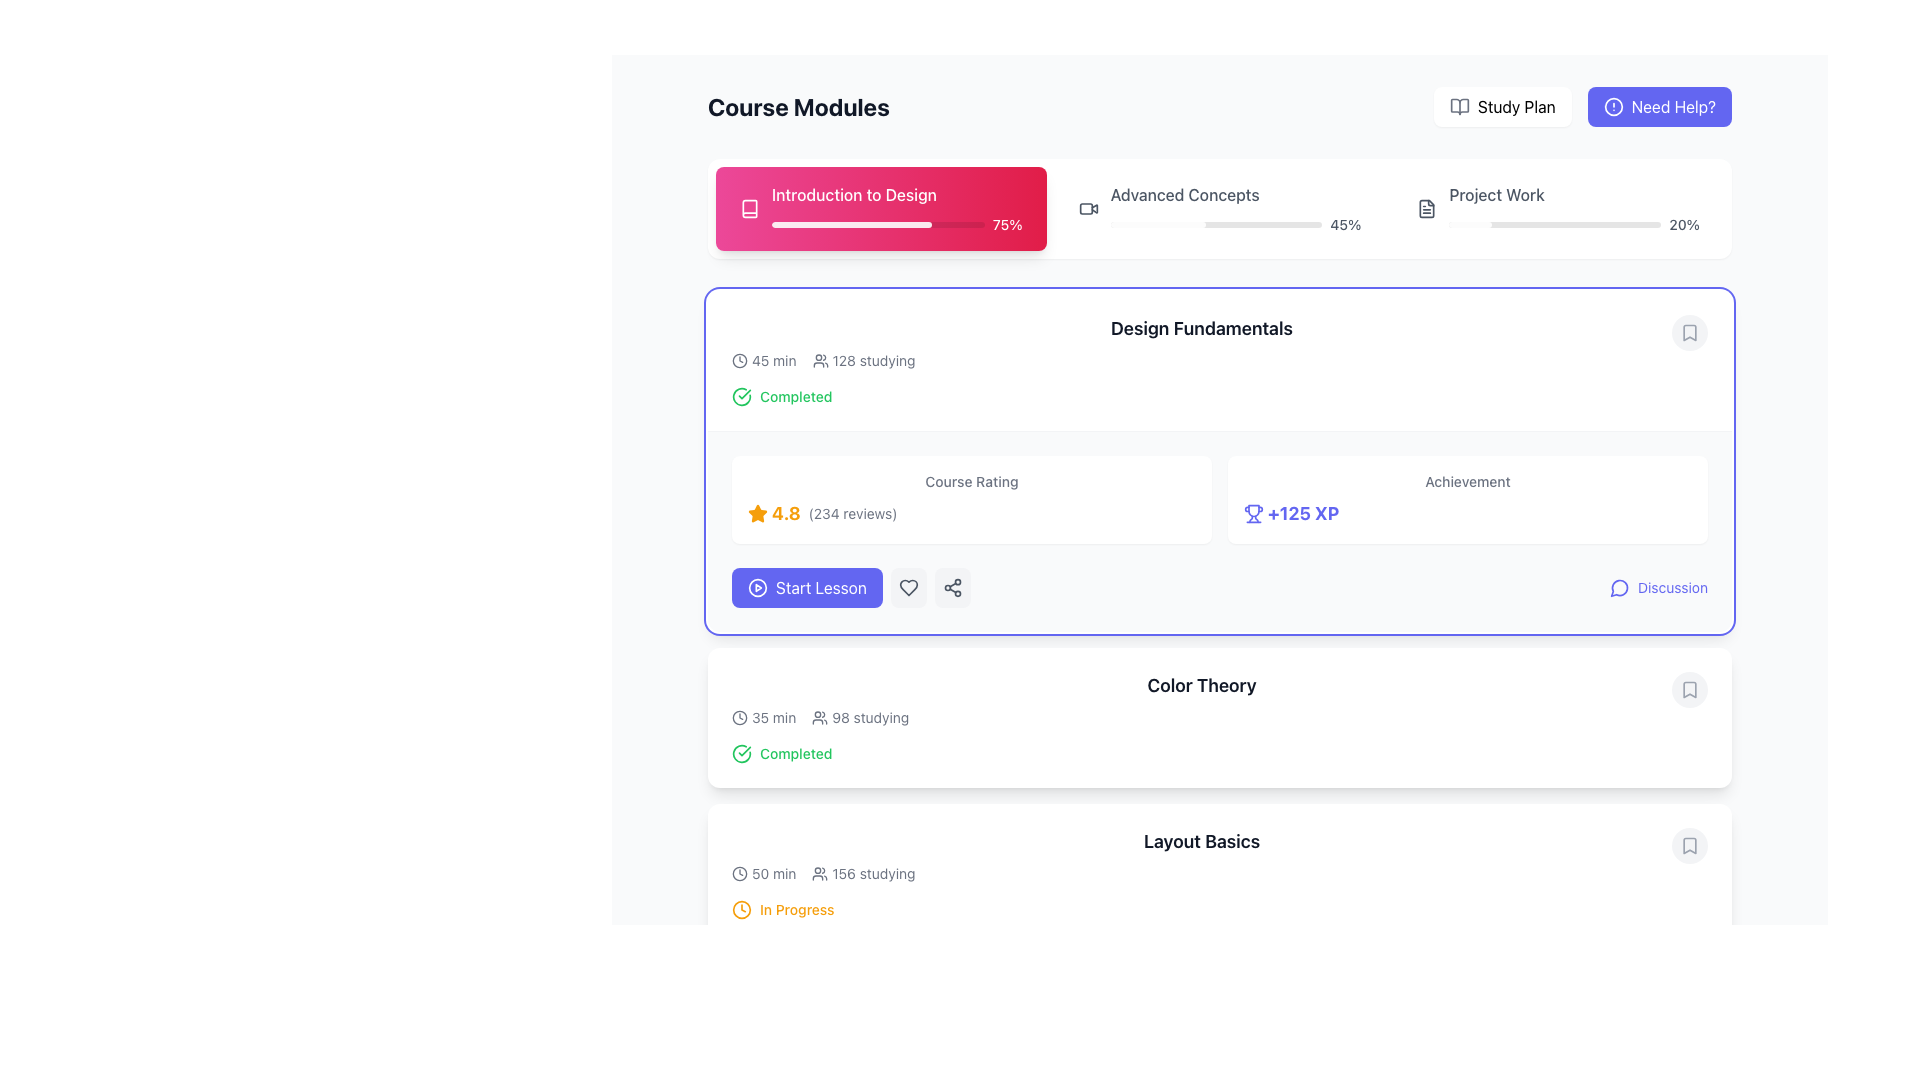 Image resolution: width=1920 pixels, height=1080 pixels. I want to click on the static text label that serves as a title for the course rating information, located above the '4.8 (234 reviews)' text and adjacent to the star rating for the 'Design Fundamentals' course module, so click(971, 482).